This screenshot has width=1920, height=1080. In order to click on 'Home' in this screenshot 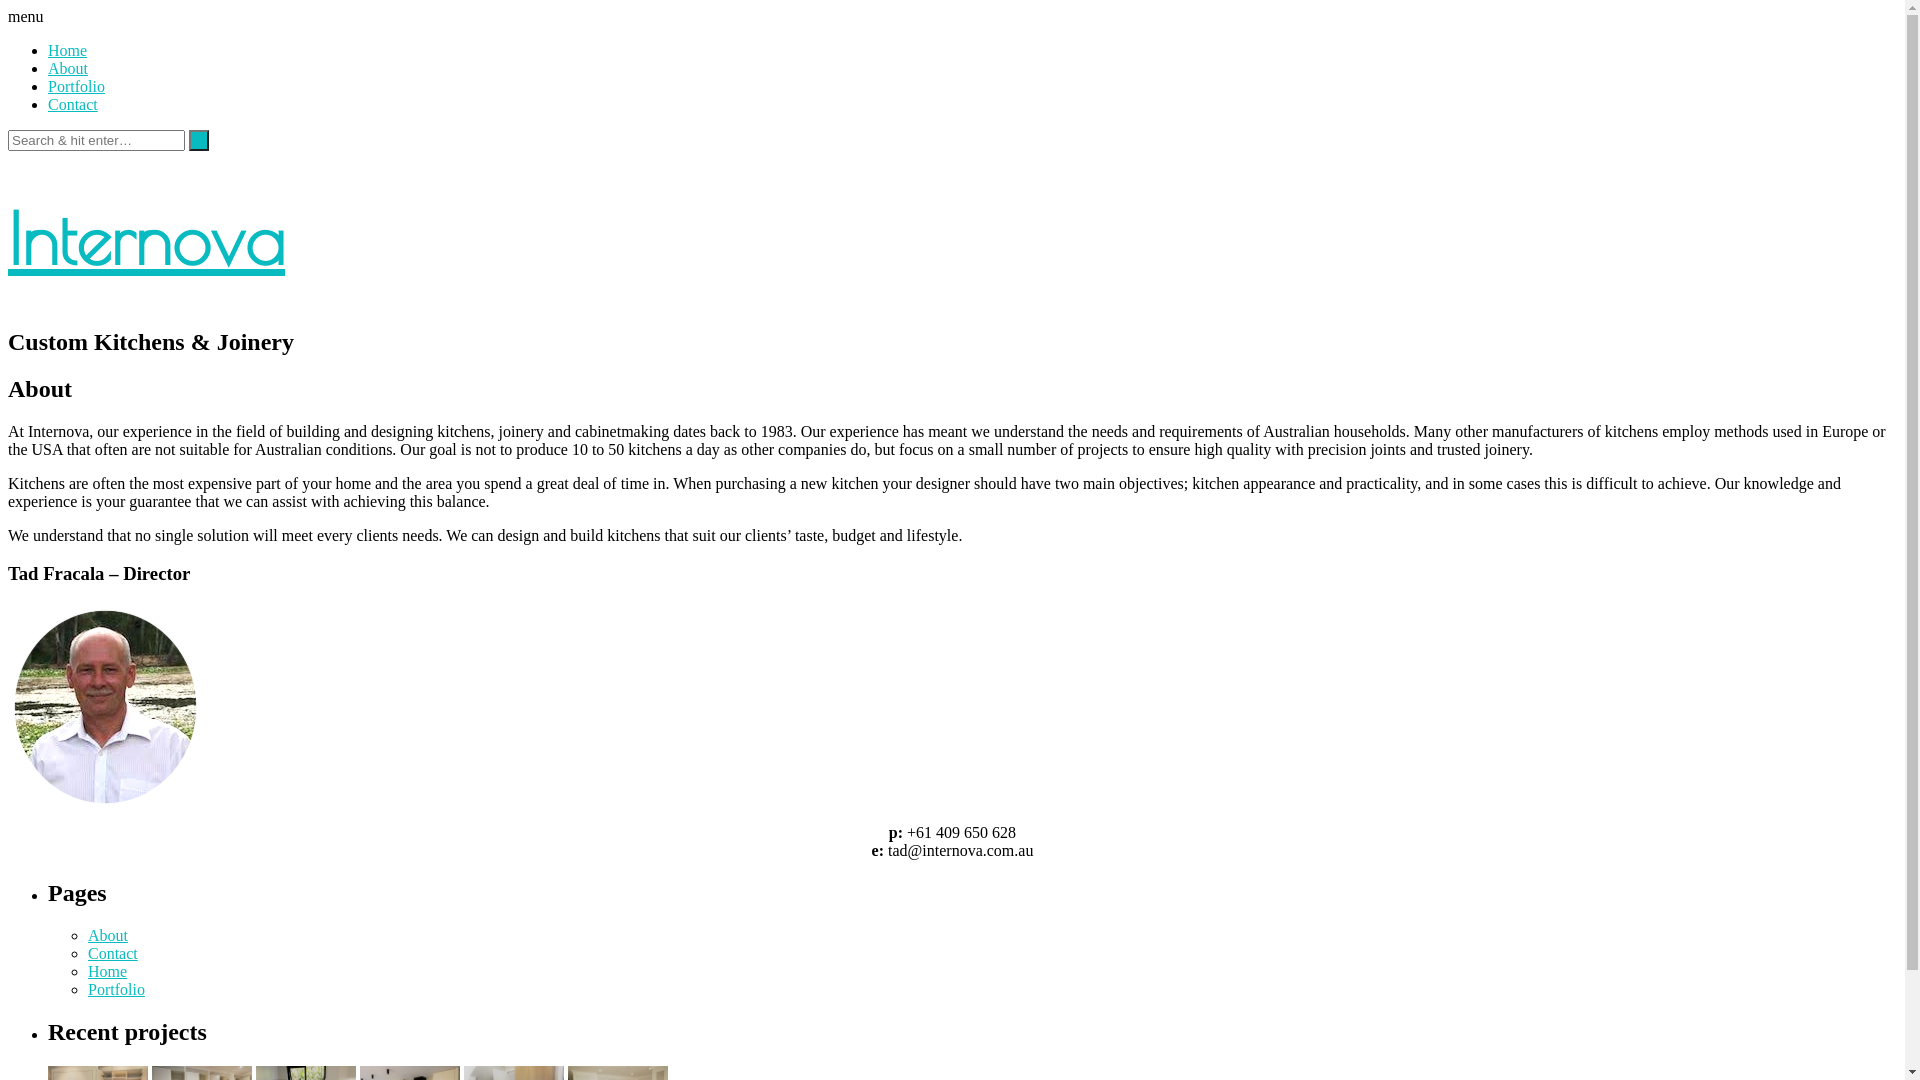, I will do `click(67, 49)`.